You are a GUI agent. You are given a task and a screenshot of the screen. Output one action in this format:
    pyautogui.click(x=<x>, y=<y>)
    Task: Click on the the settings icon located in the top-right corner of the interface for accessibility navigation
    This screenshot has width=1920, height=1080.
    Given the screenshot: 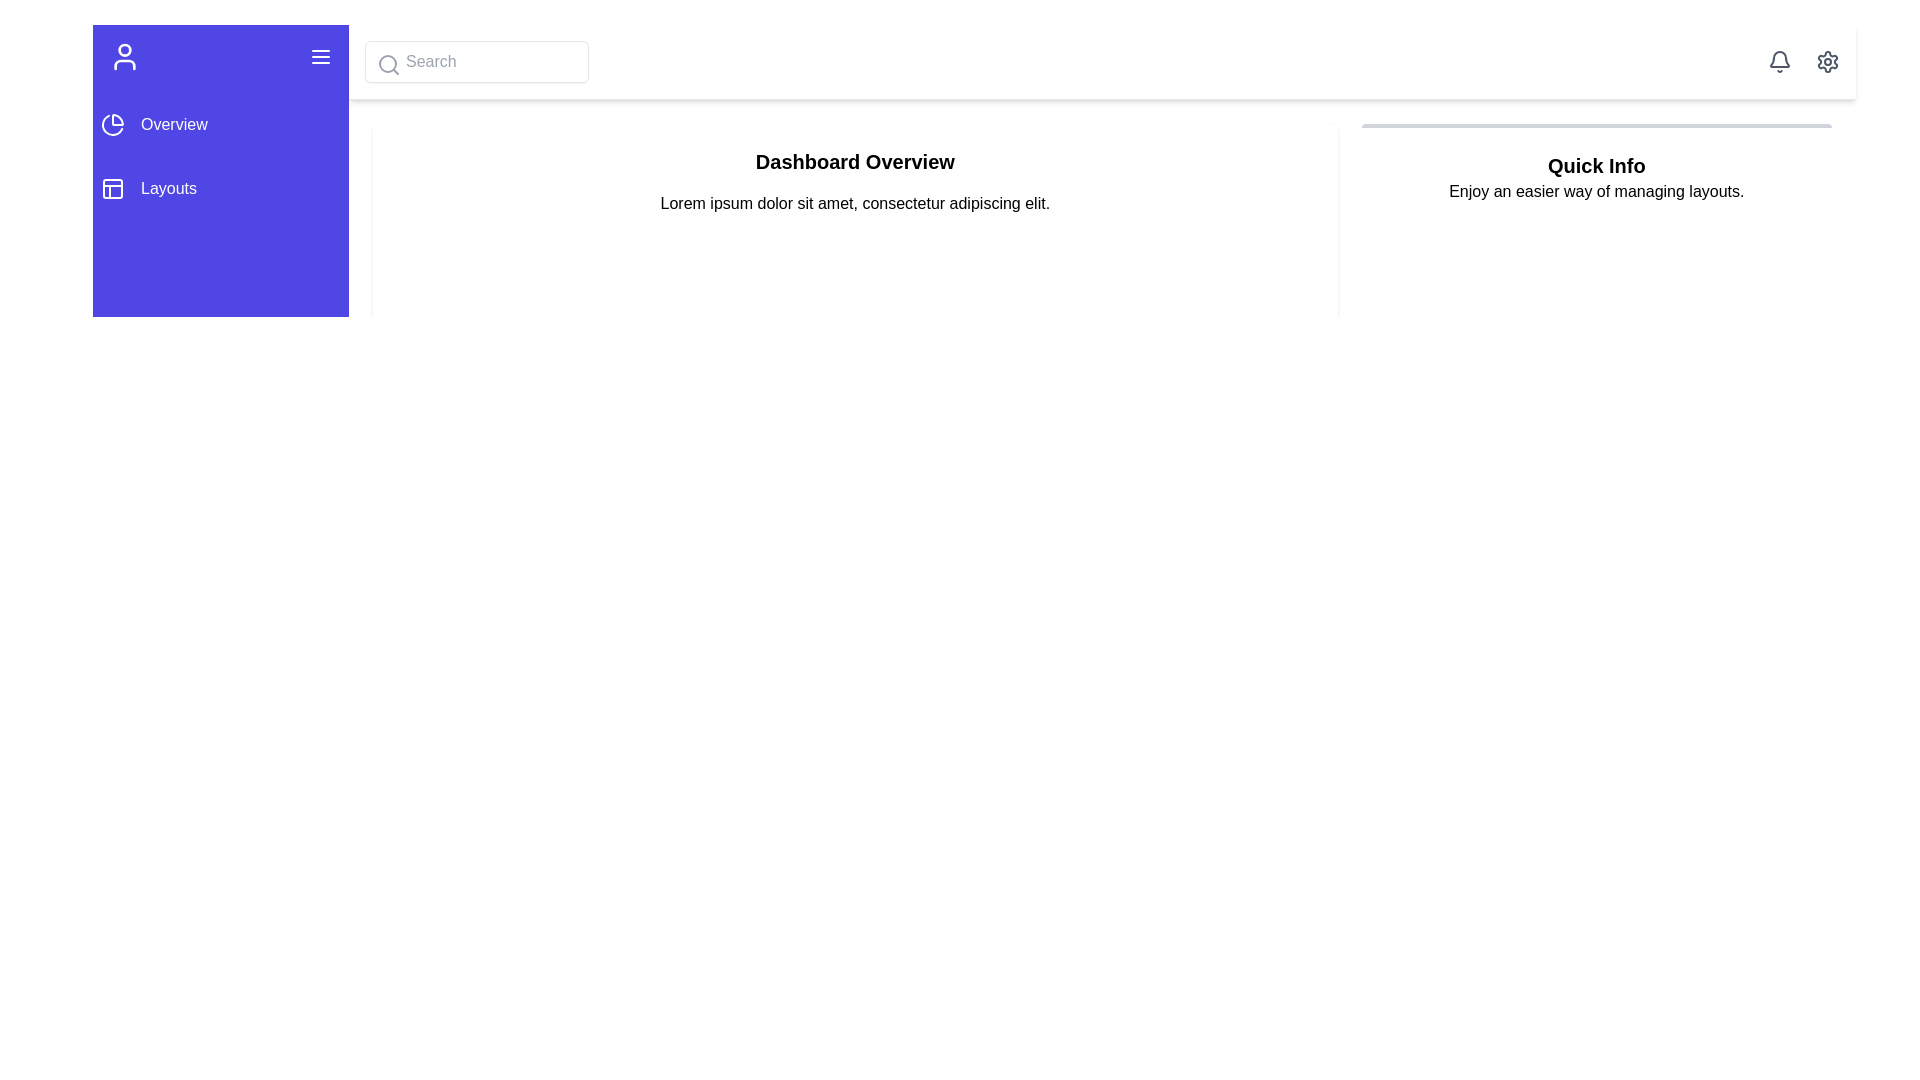 What is the action you would take?
    pyautogui.click(x=1828, y=60)
    